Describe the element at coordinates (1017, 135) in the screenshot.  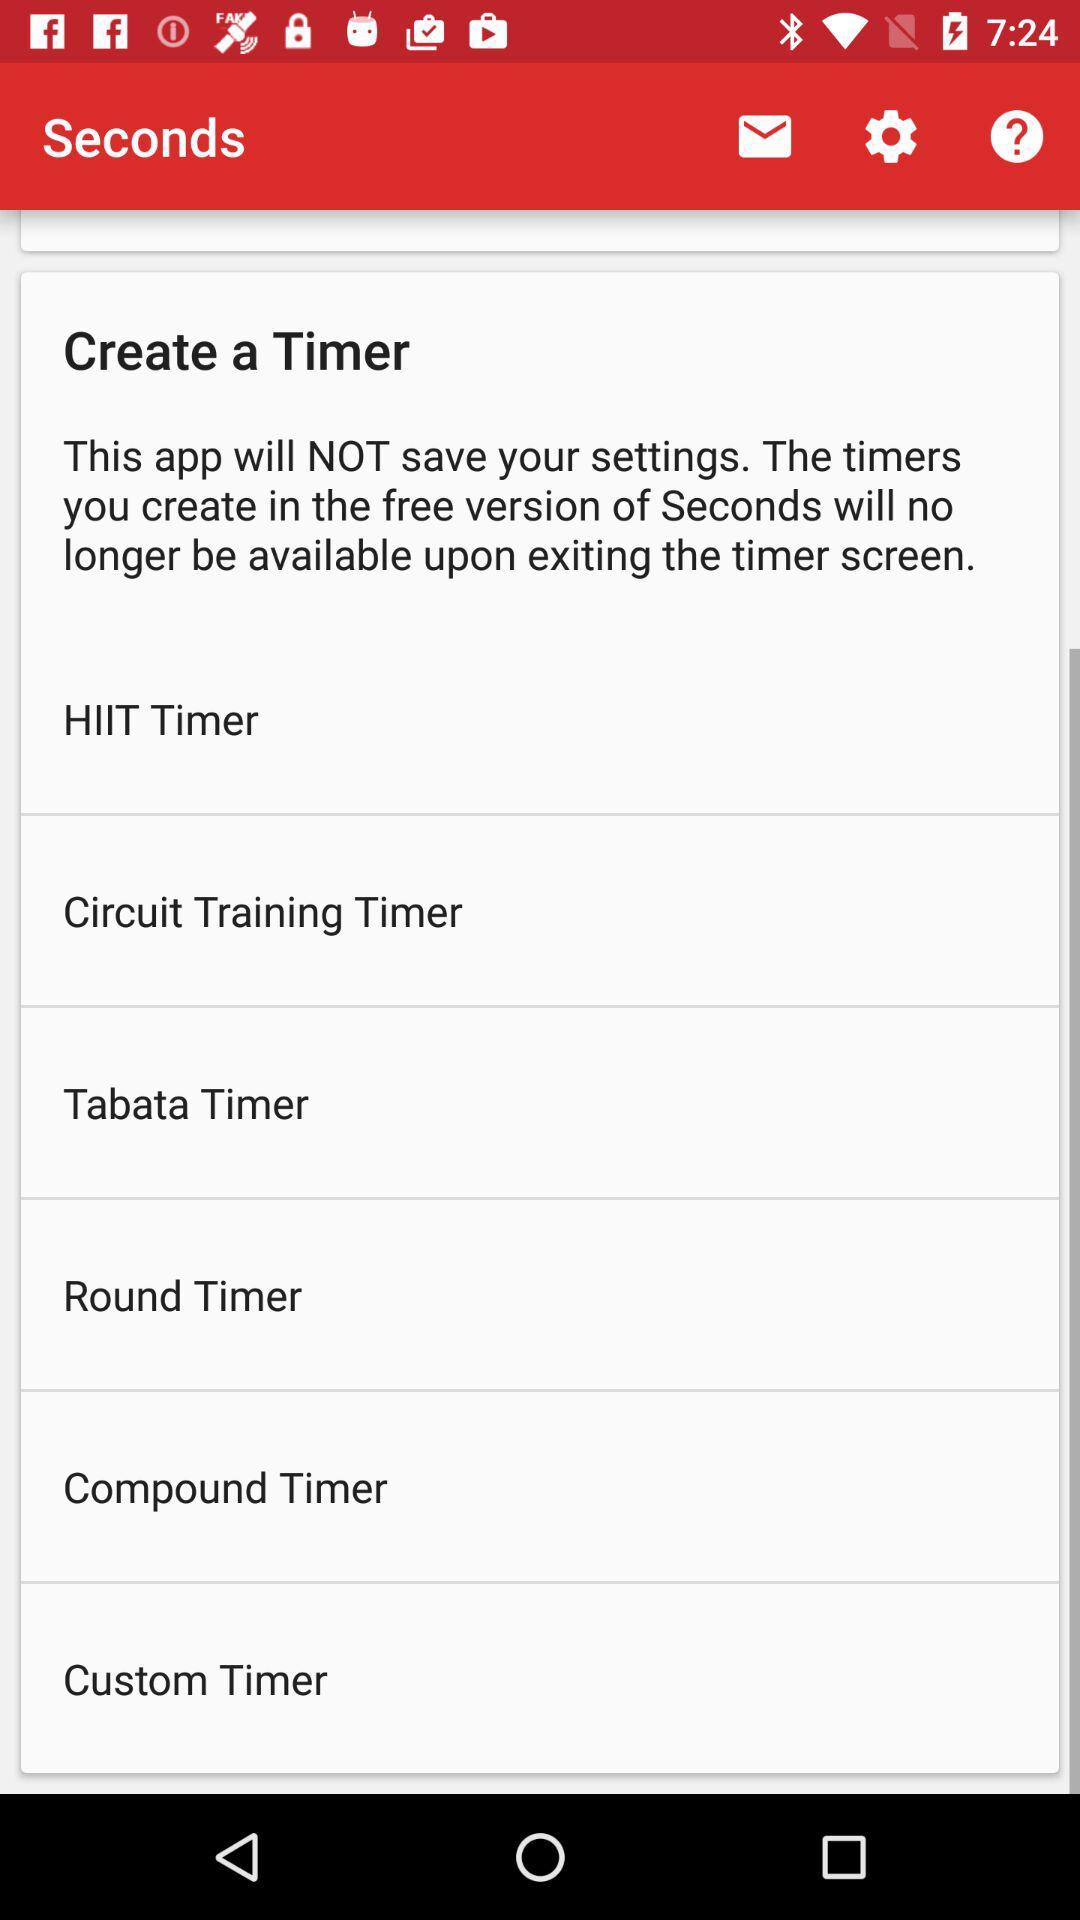
I see `item above create a timer icon` at that location.